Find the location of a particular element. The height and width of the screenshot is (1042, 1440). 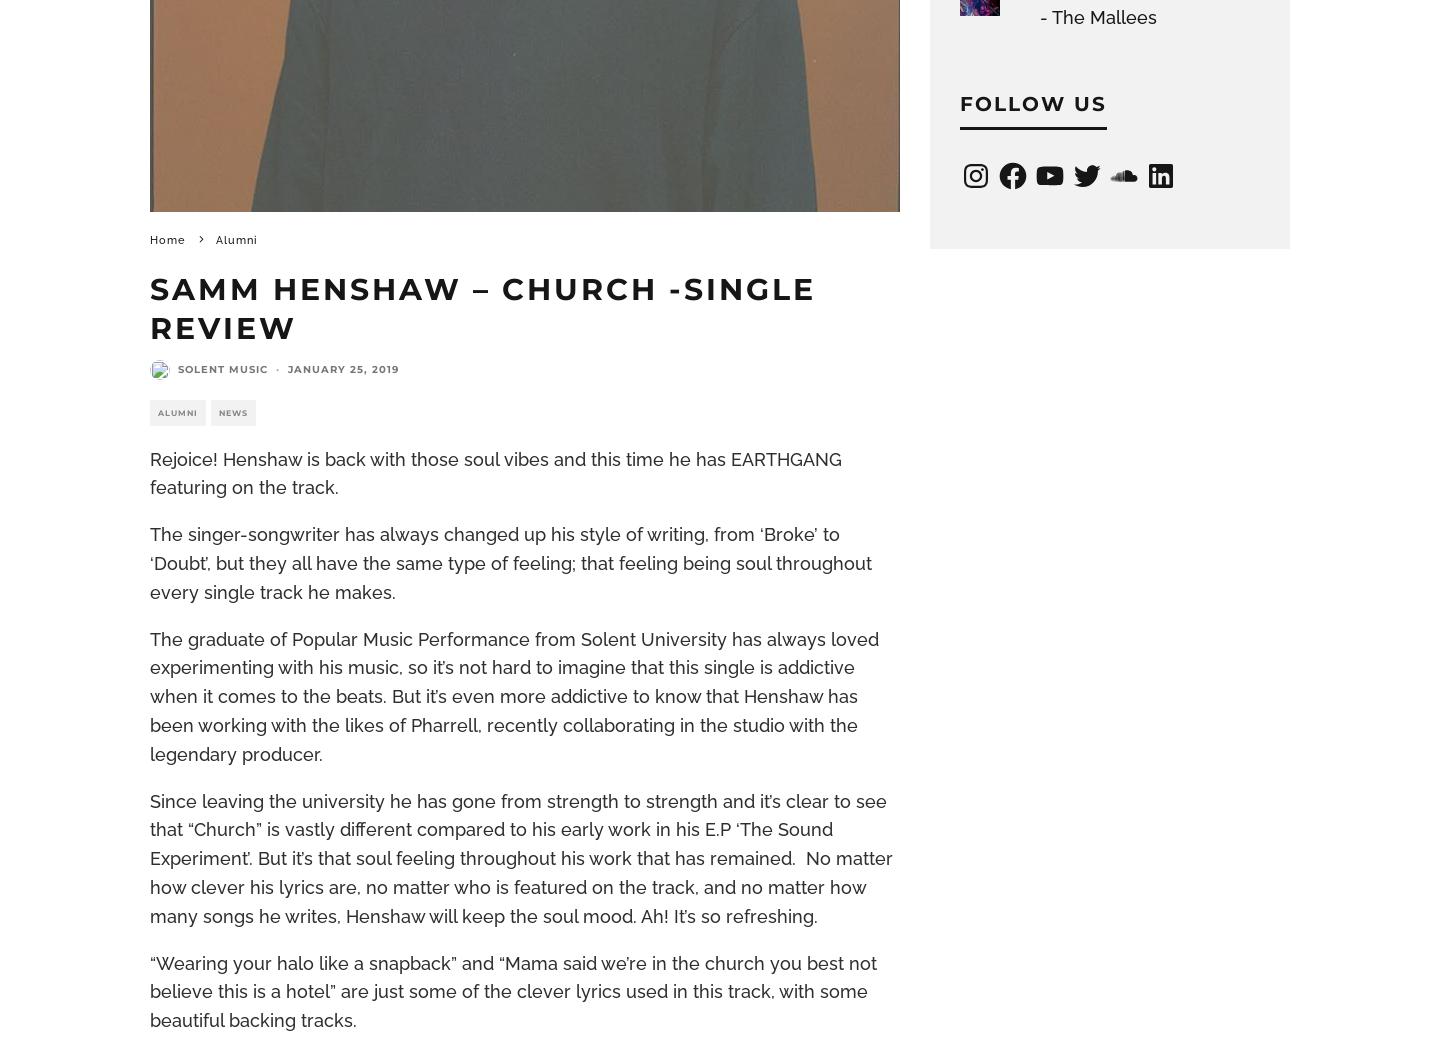

'Solent Music' is located at coordinates (223, 368).